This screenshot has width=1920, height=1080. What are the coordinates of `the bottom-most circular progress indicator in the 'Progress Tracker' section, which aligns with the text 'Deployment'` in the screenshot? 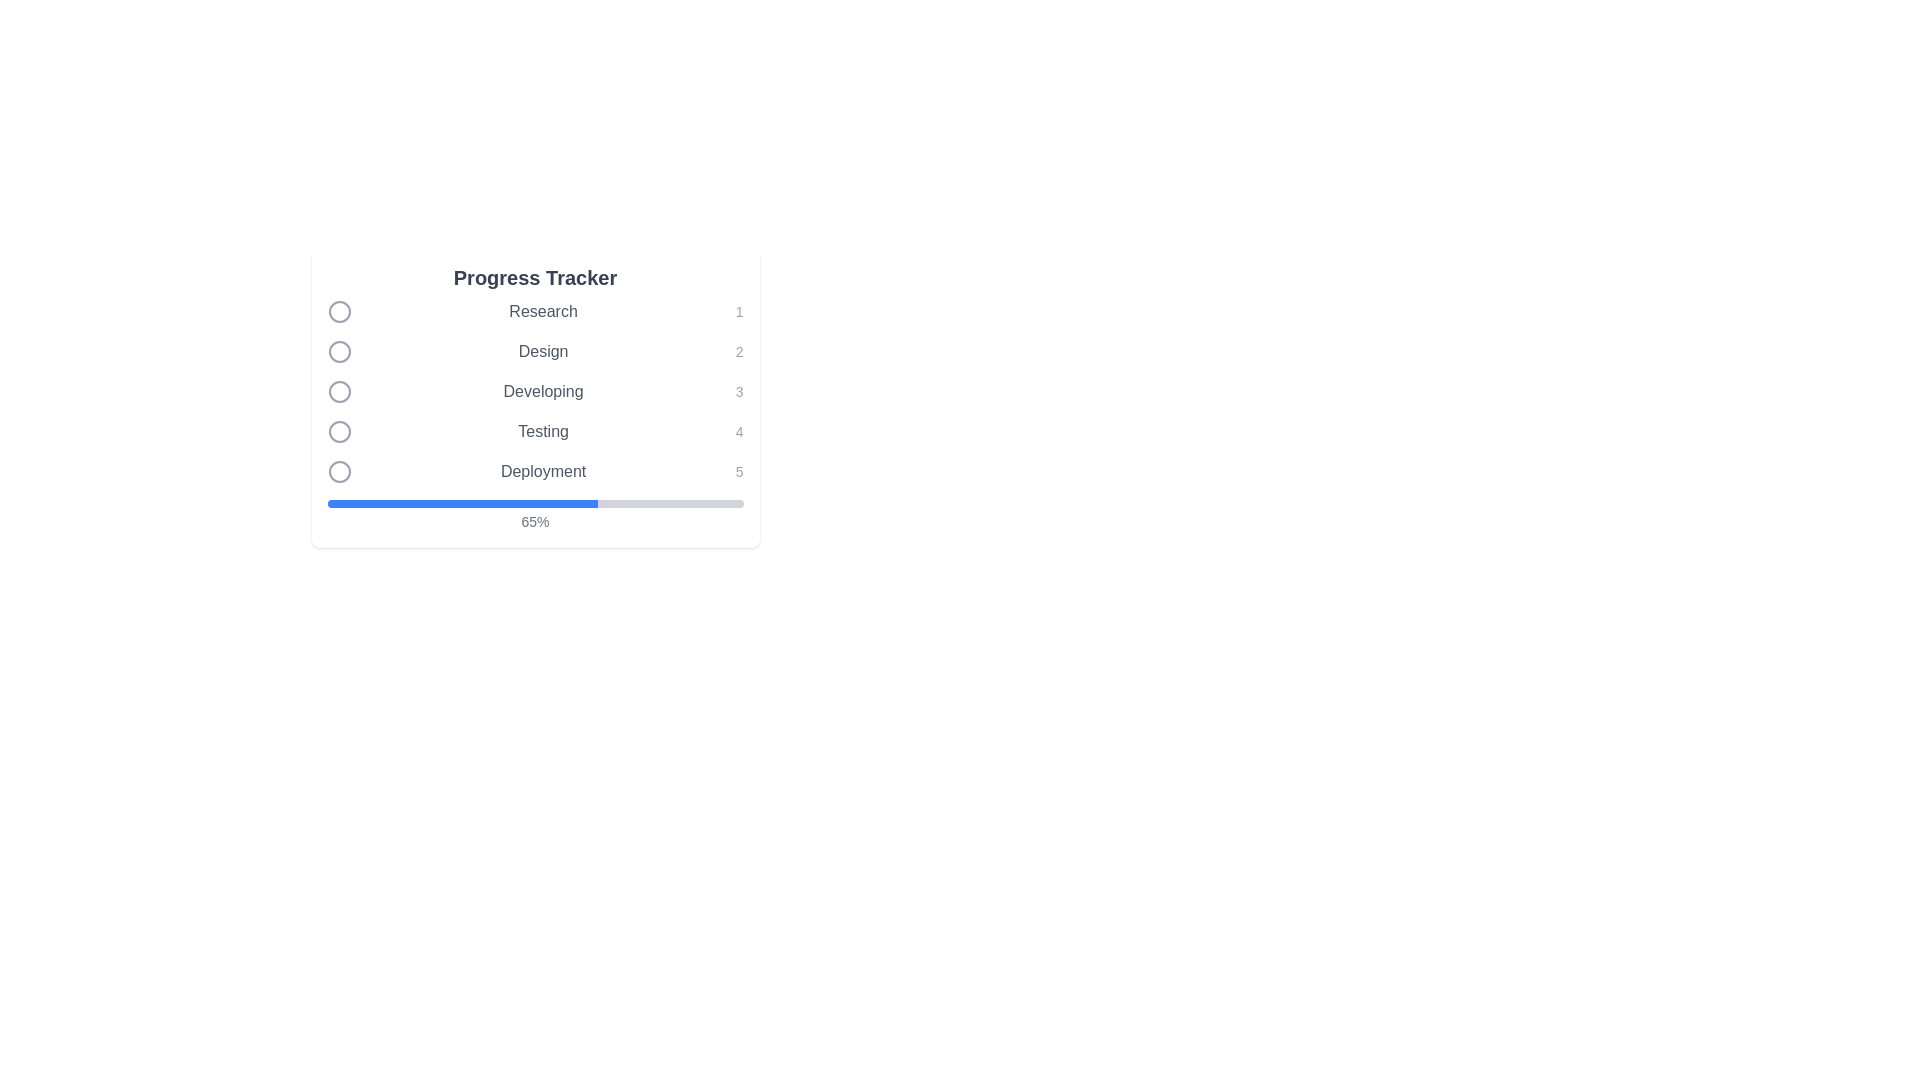 It's located at (339, 471).